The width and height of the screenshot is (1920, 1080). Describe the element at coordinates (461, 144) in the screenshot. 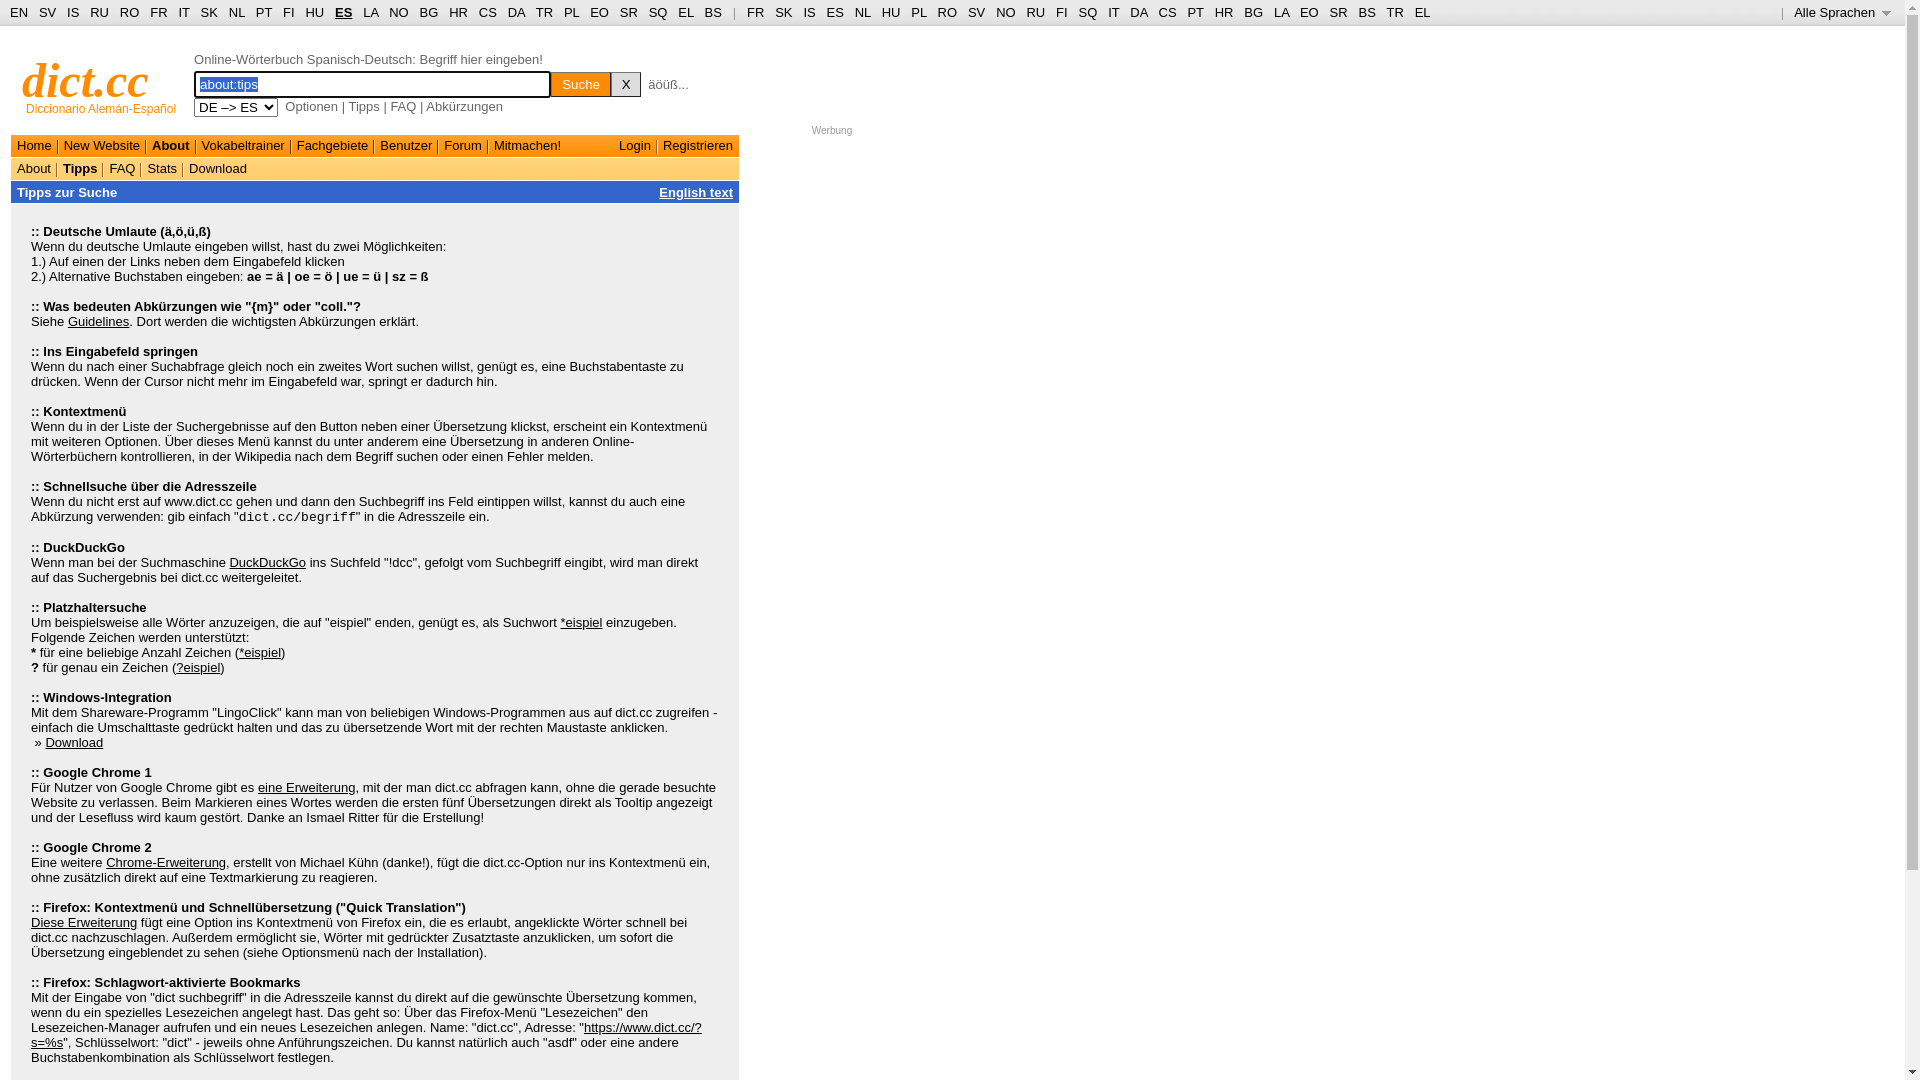

I see `'Forum'` at that location.